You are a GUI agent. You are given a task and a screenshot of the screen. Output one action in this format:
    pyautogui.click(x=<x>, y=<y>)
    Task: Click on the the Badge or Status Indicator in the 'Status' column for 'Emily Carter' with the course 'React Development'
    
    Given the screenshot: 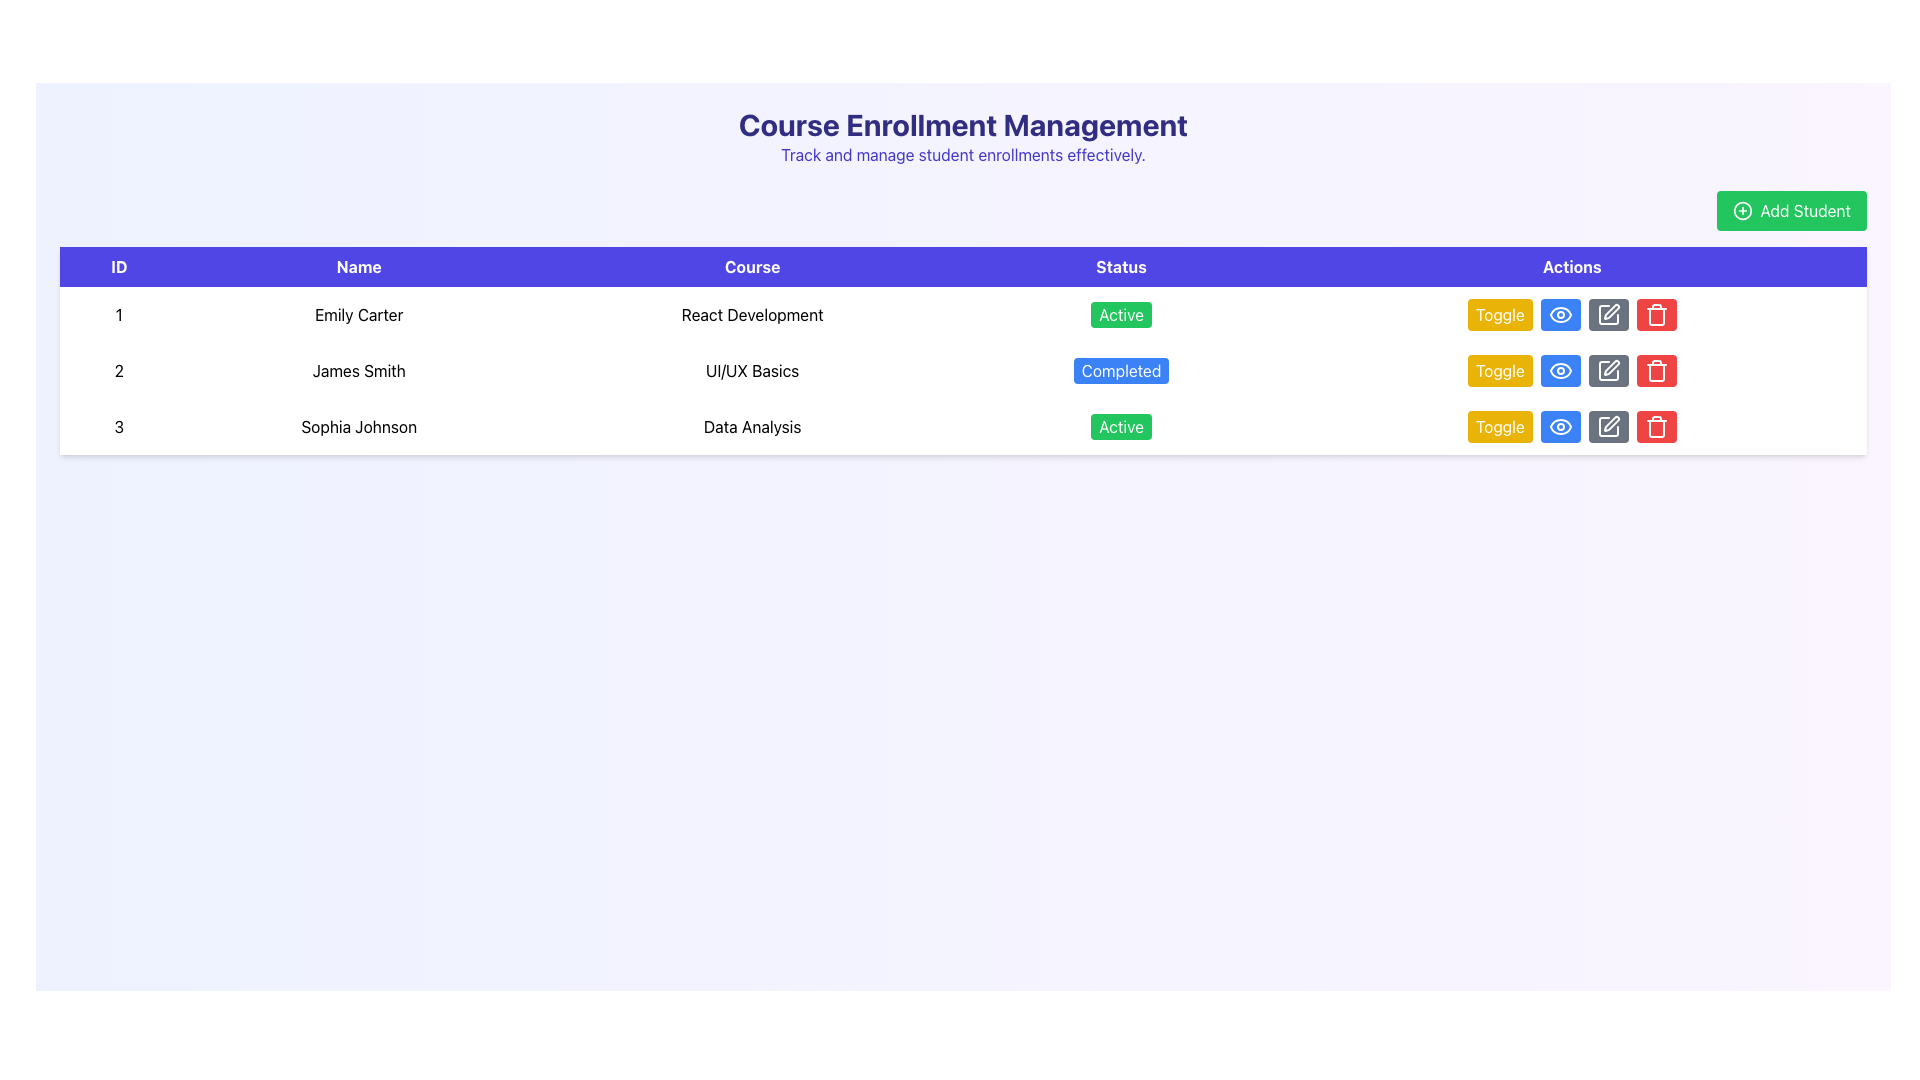 What is the action you would take?
    pyautogui.click(x=1121, y=315)
    